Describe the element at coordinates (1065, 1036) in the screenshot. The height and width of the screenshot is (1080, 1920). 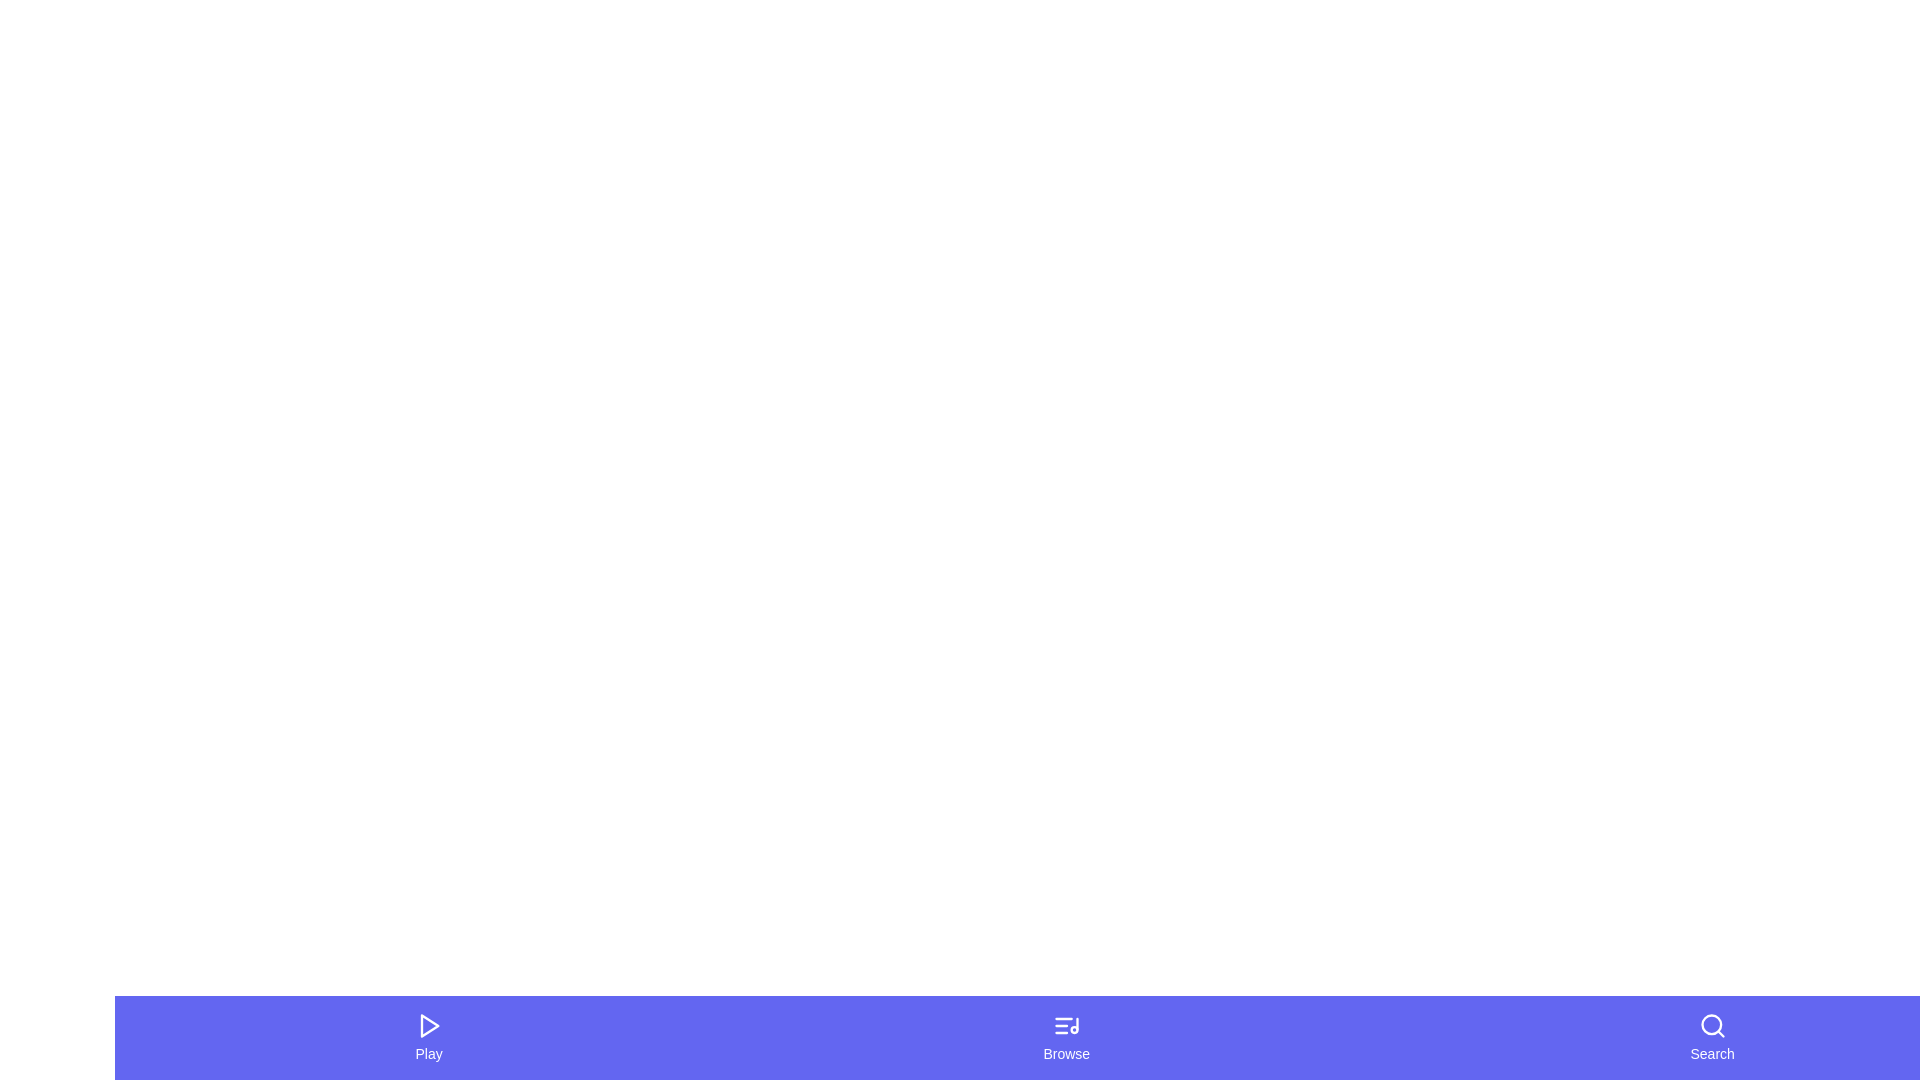
I see `the Browse tab in the bottom navigation bar` at that location.